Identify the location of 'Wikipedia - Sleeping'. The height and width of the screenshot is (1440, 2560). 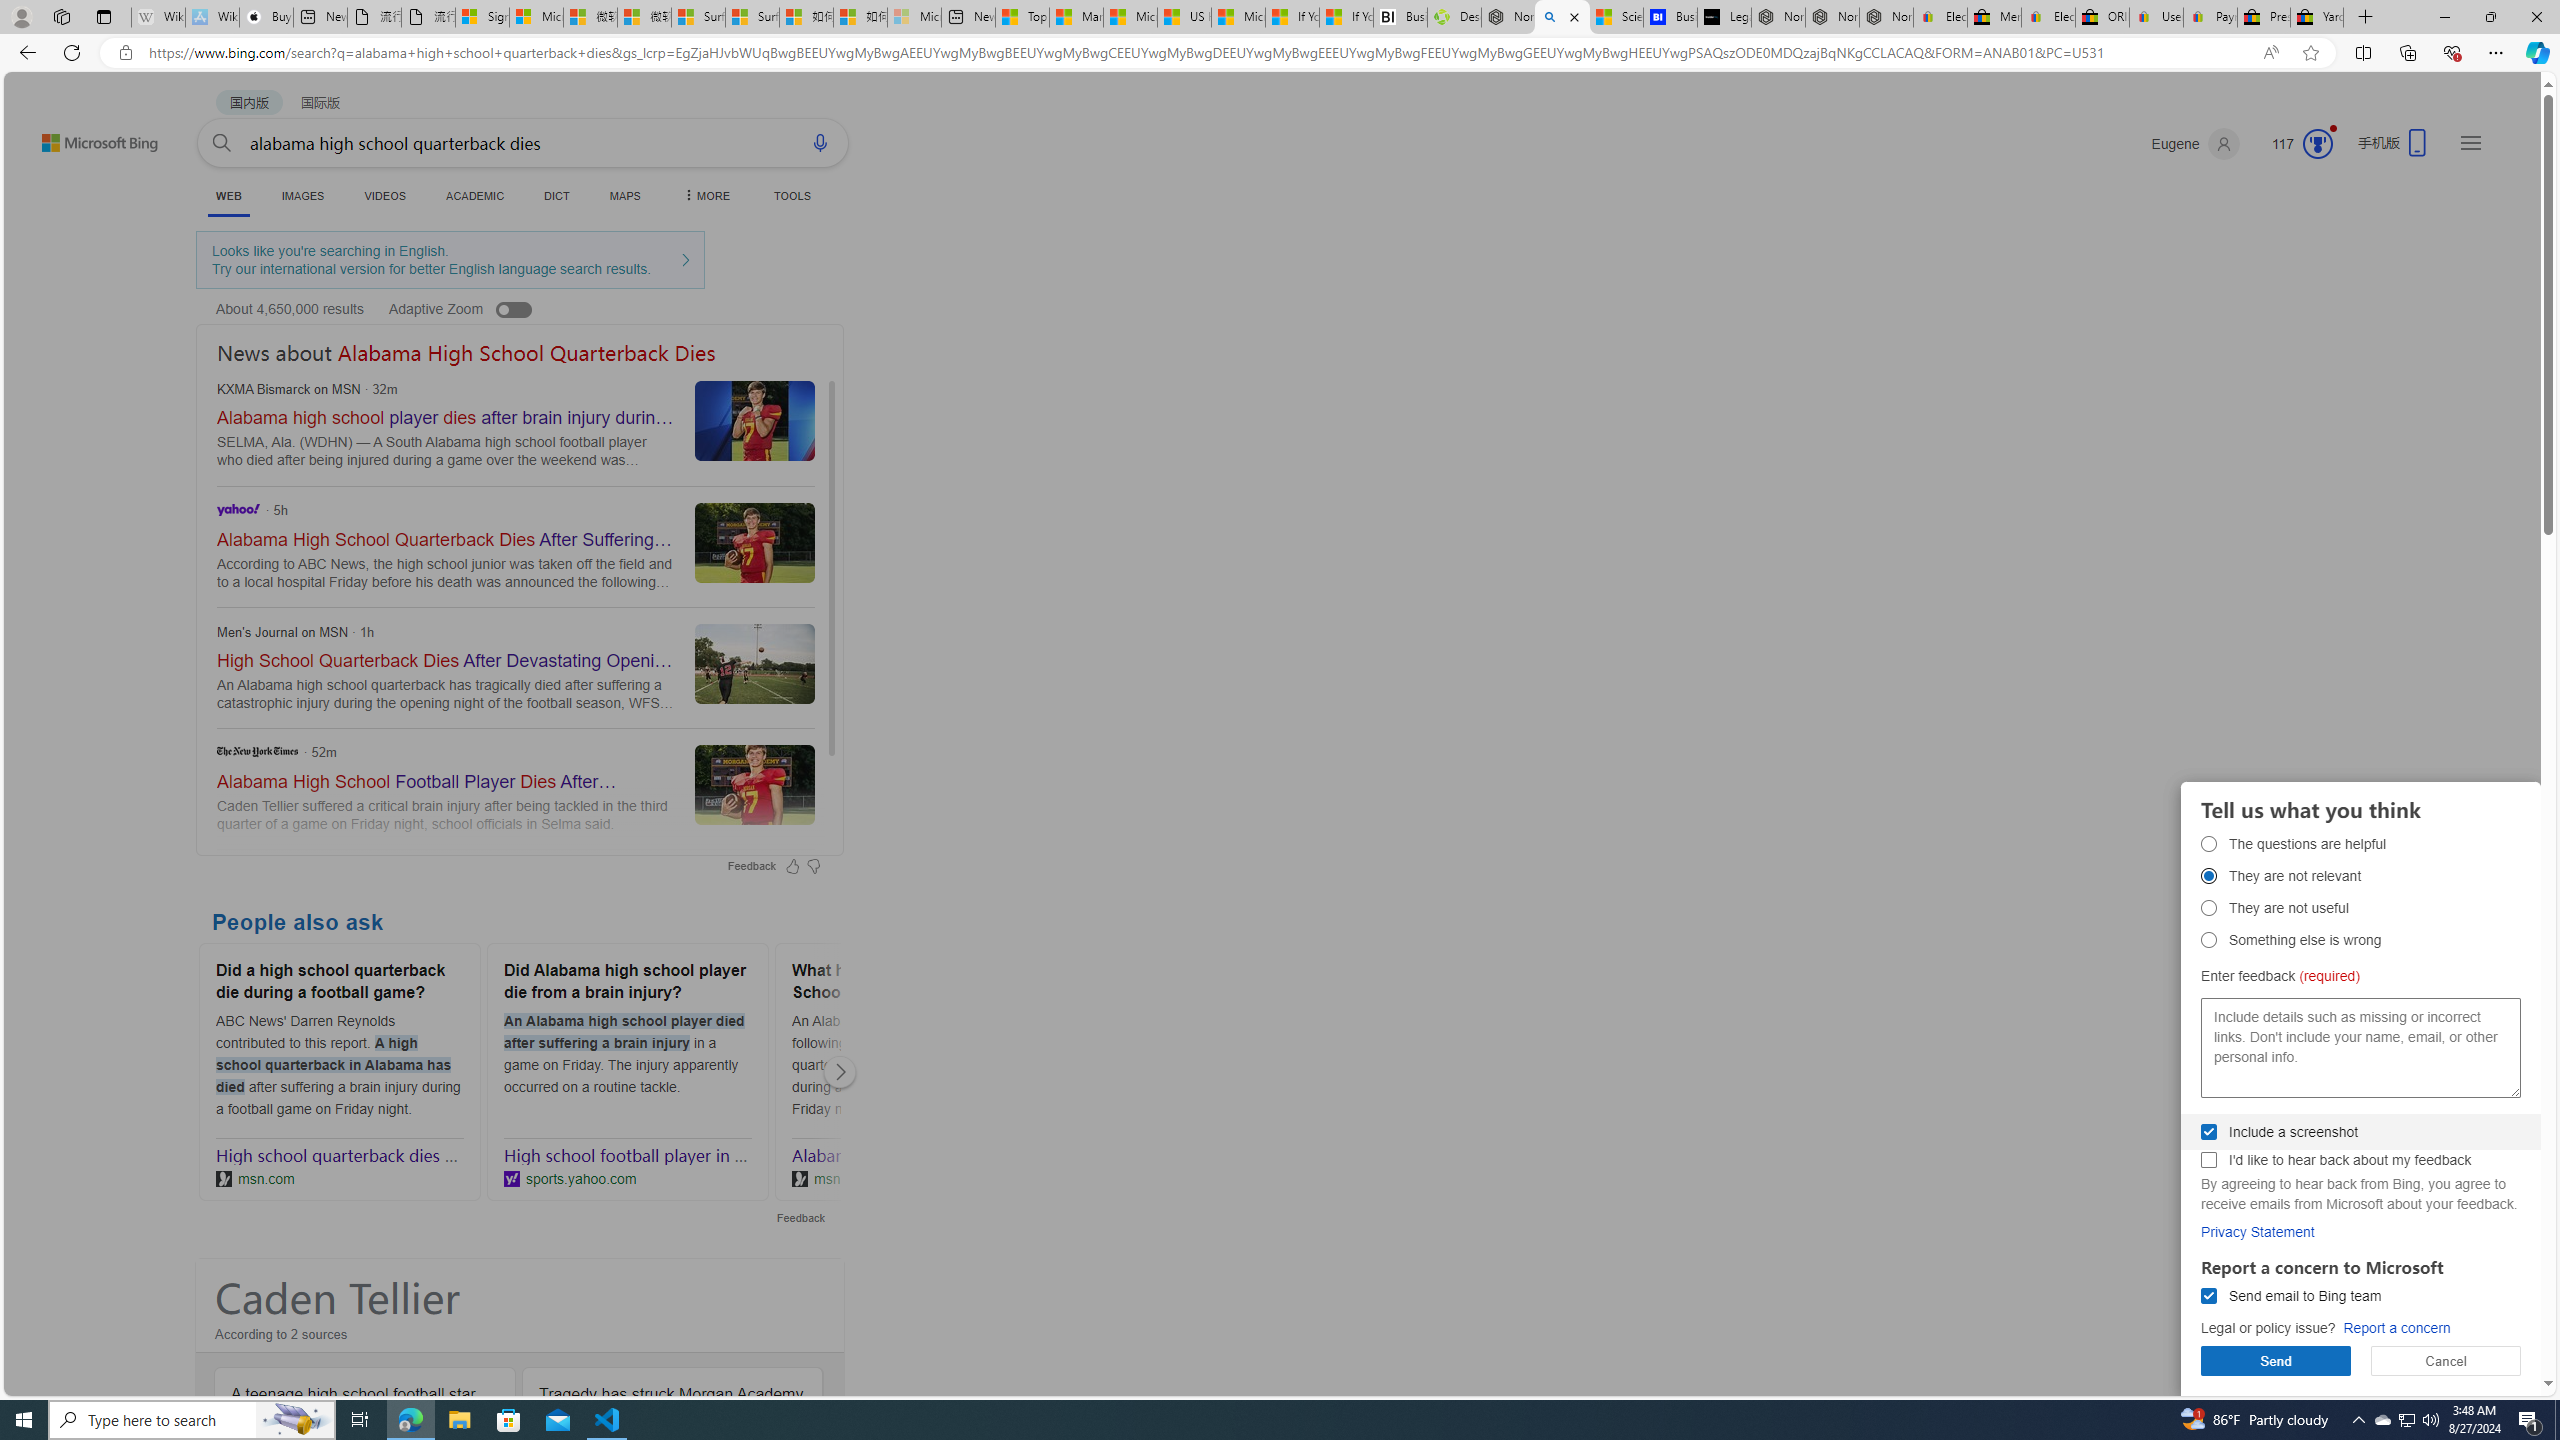
(158, 16).